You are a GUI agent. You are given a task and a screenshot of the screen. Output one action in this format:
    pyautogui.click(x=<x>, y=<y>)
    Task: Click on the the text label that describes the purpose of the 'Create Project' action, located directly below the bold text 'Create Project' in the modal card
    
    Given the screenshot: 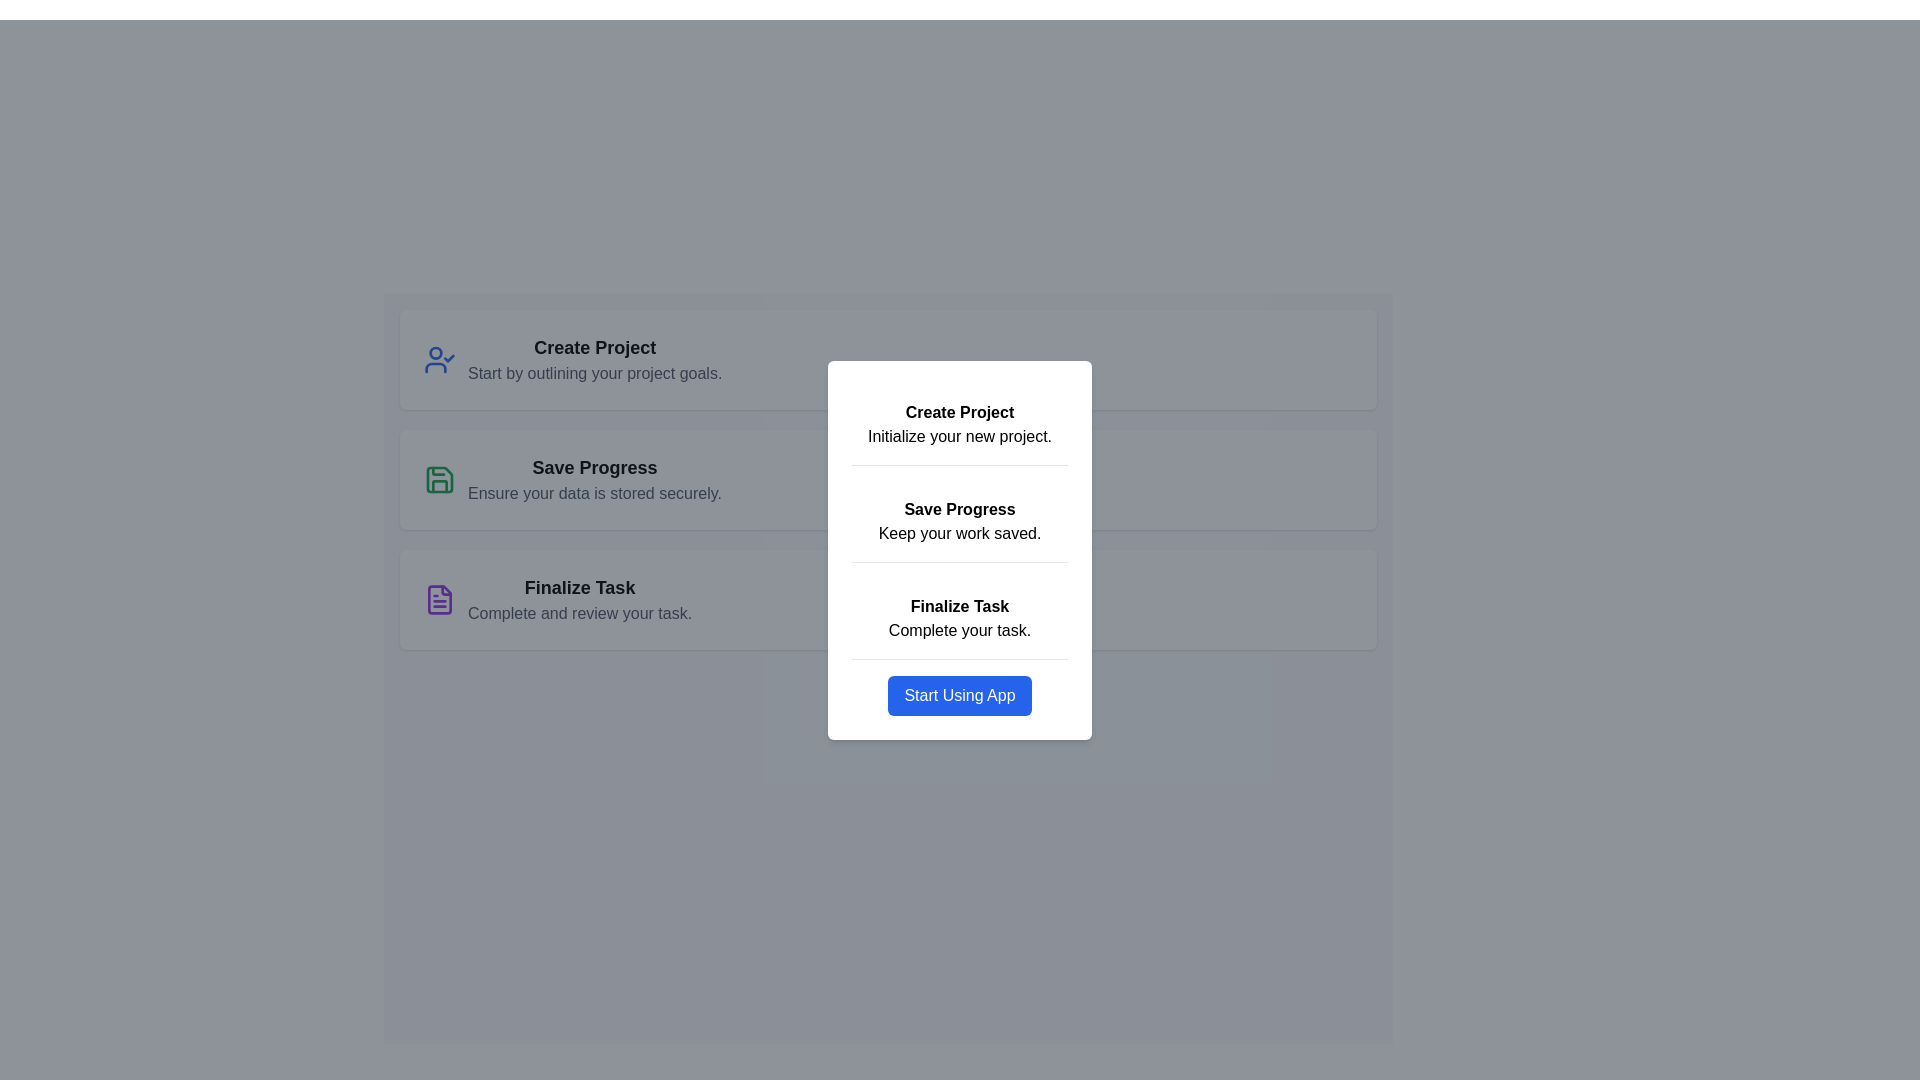 What is the action you would take?
    pyautogui.click(x=960, y=435)
    